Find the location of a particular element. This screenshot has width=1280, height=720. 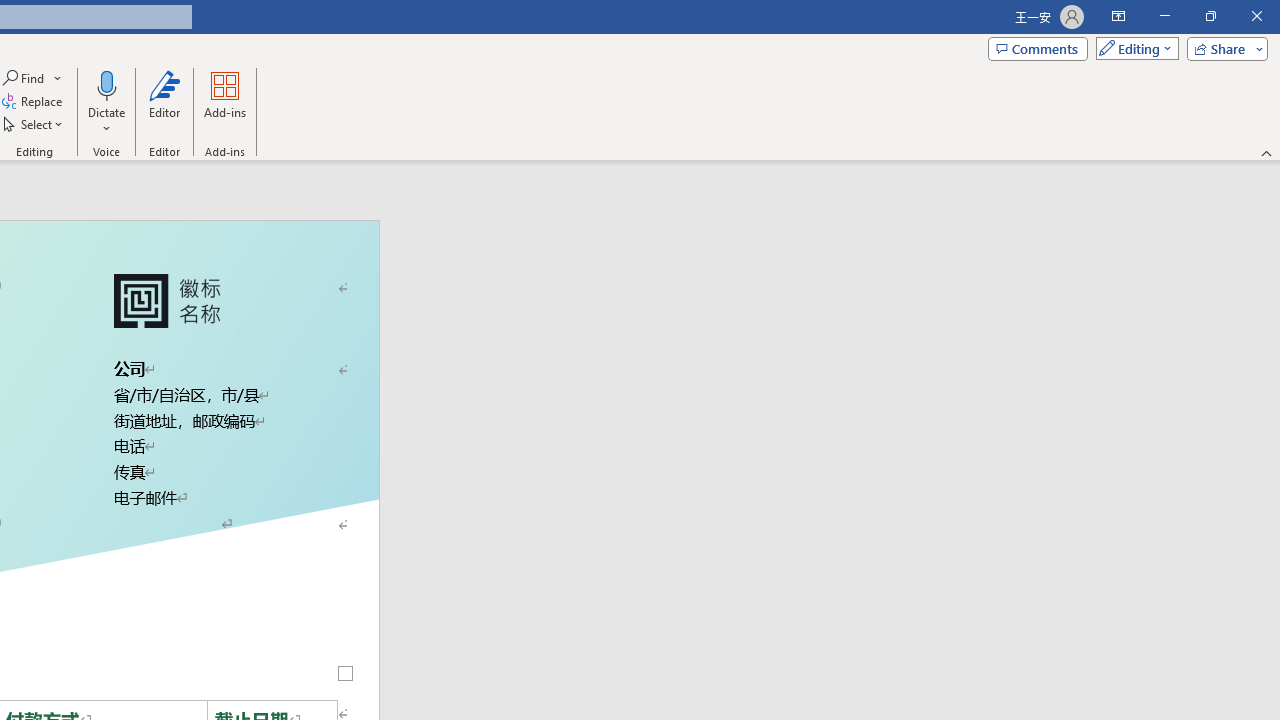

'Dictate' is located at coordinates (105, 84).